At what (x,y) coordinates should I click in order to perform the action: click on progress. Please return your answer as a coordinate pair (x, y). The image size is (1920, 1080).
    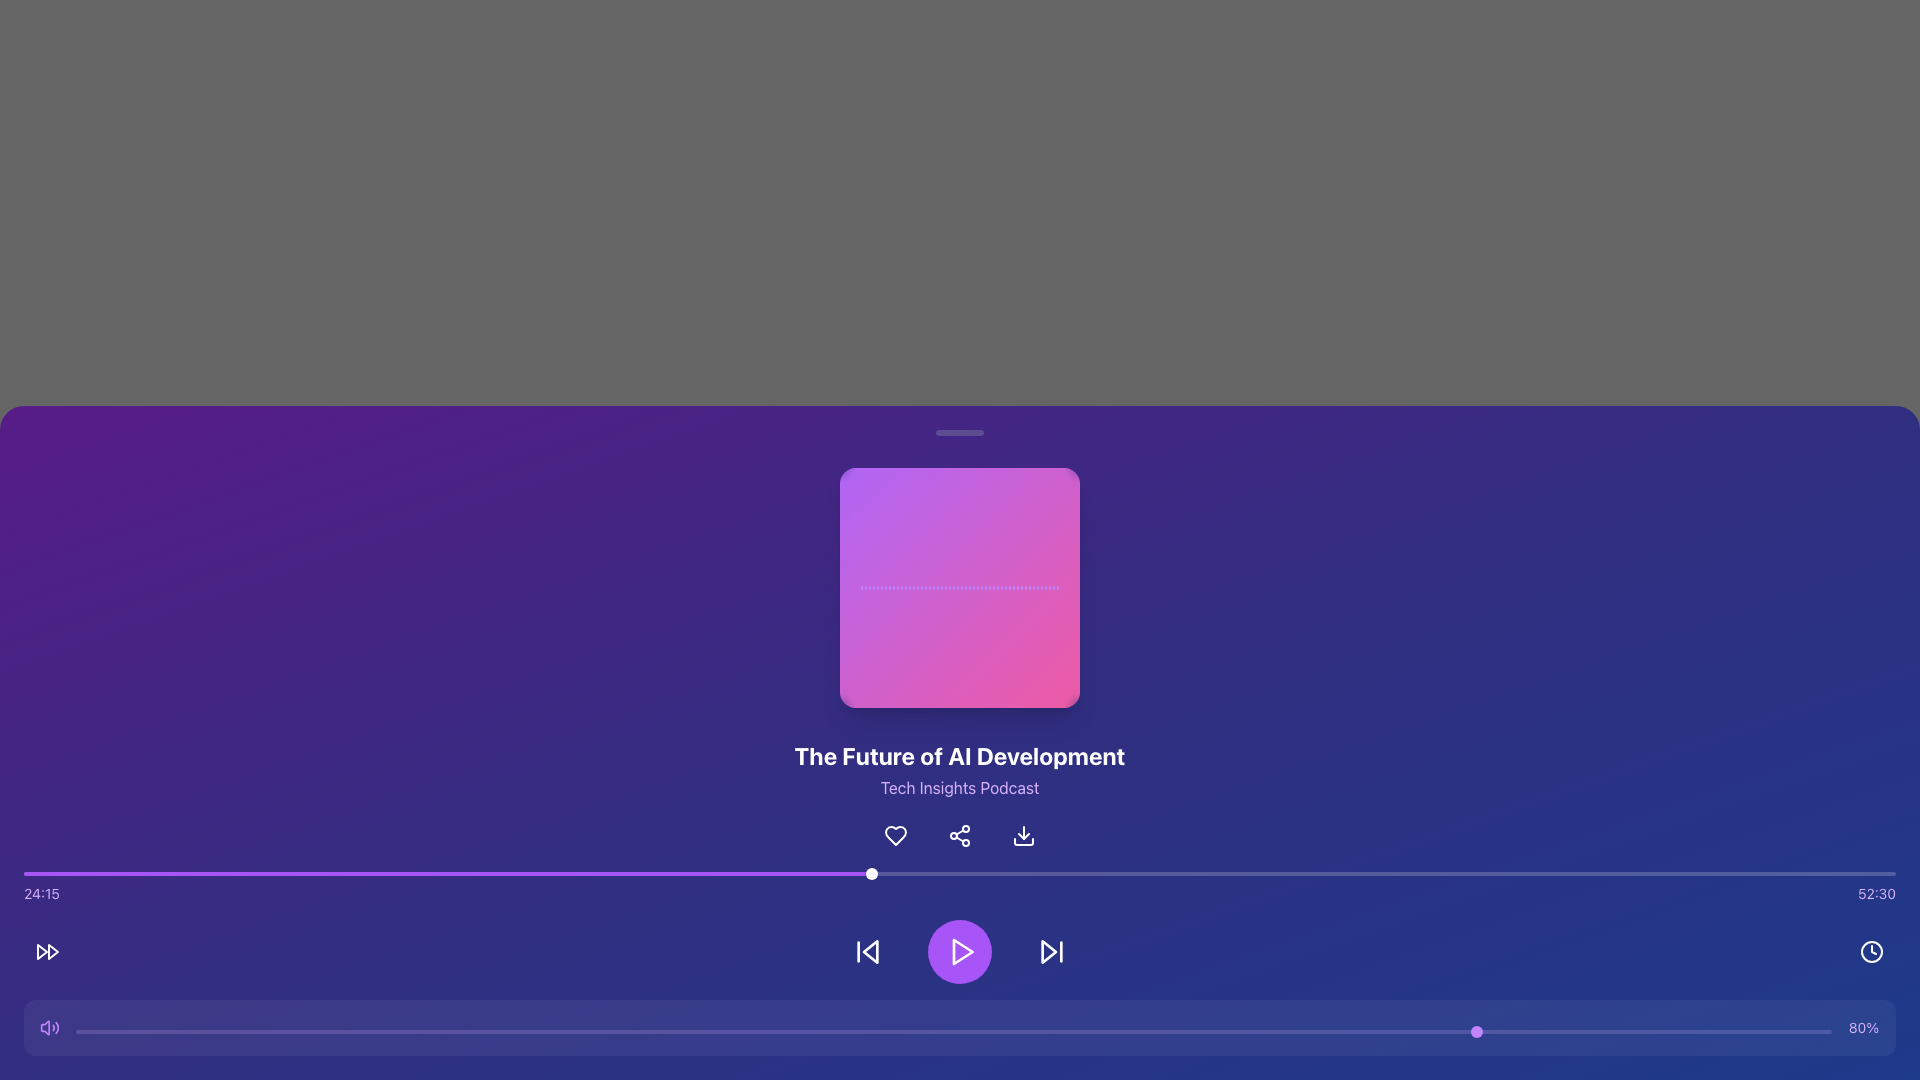
    Looking at the image, I should click on (512, 873).